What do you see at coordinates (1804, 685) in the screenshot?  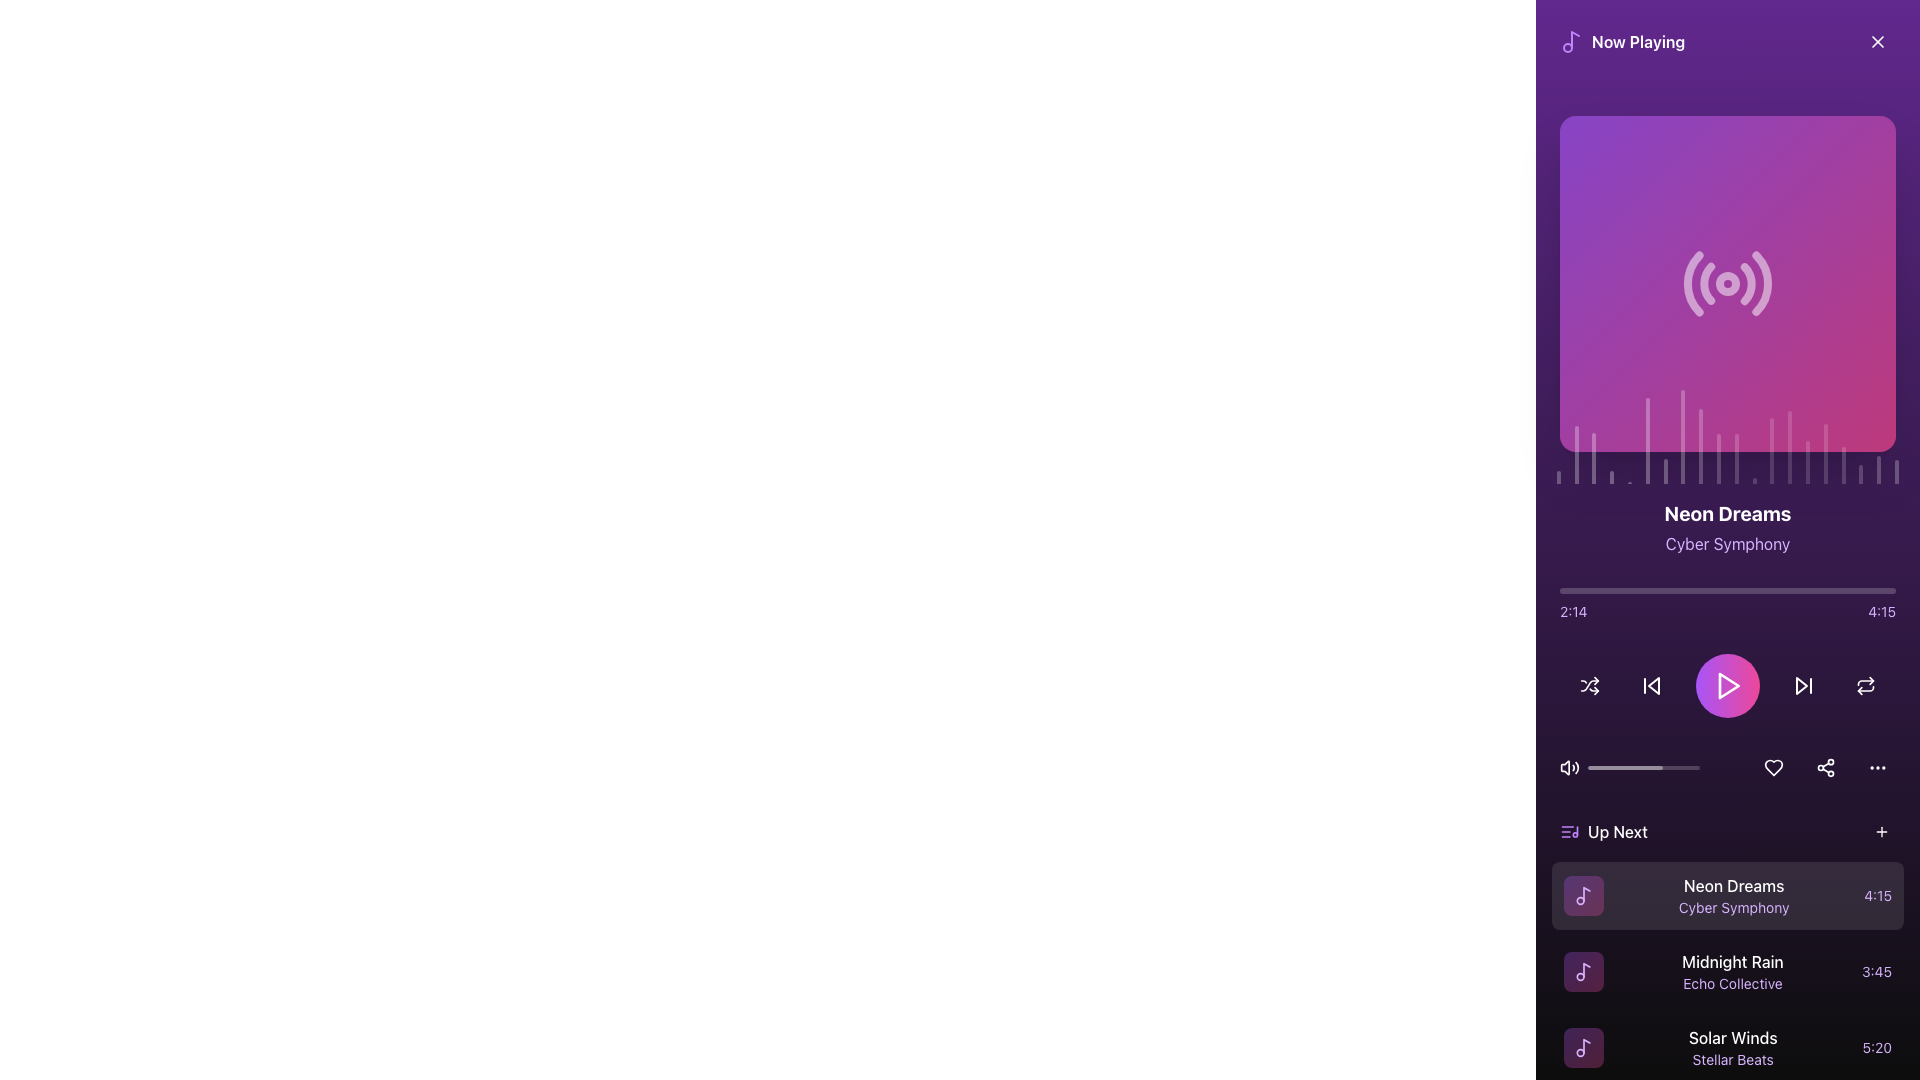 I see `the 'next track' button, which is an interactive icon with a rightward triangle on a purple background, located as the fourth icon from the left` at bounding box center [1804, 685].